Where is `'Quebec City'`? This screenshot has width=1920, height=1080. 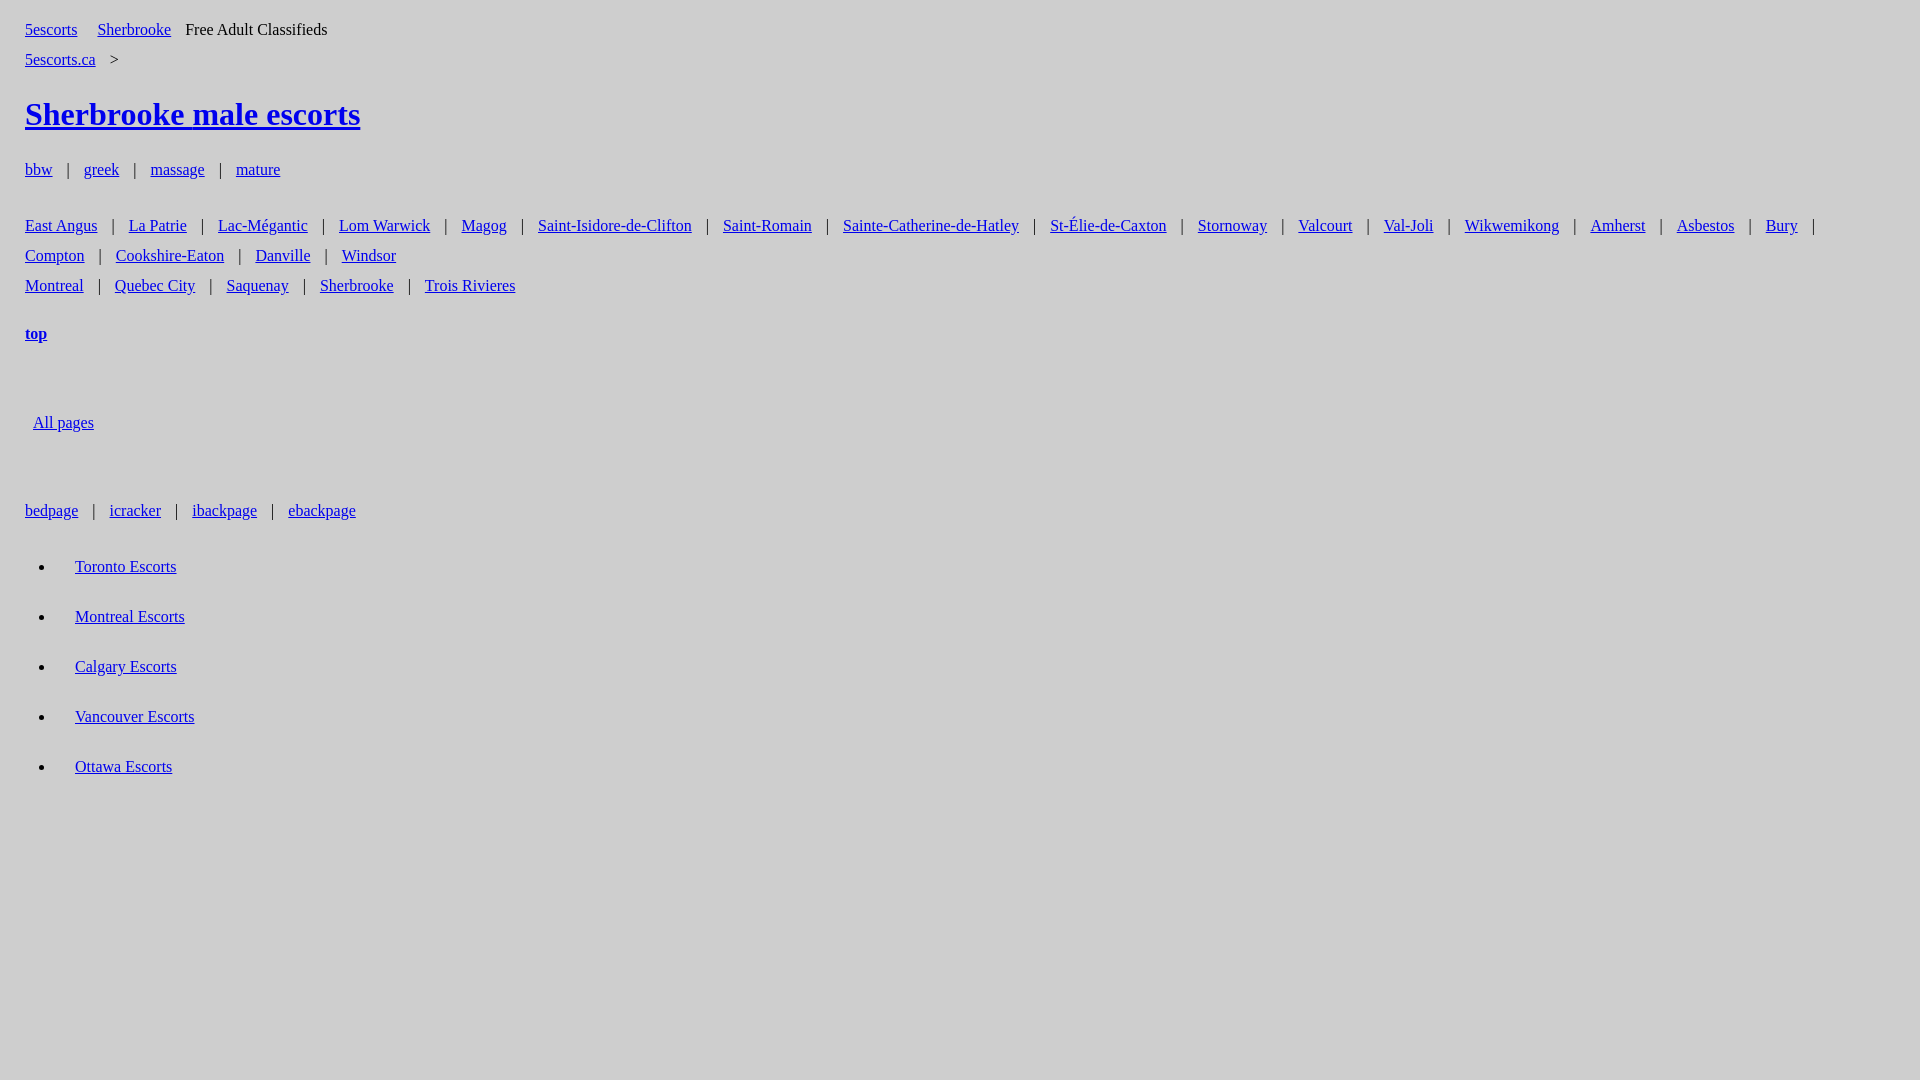
'Quebec City' is located at coordinates (153, 285).